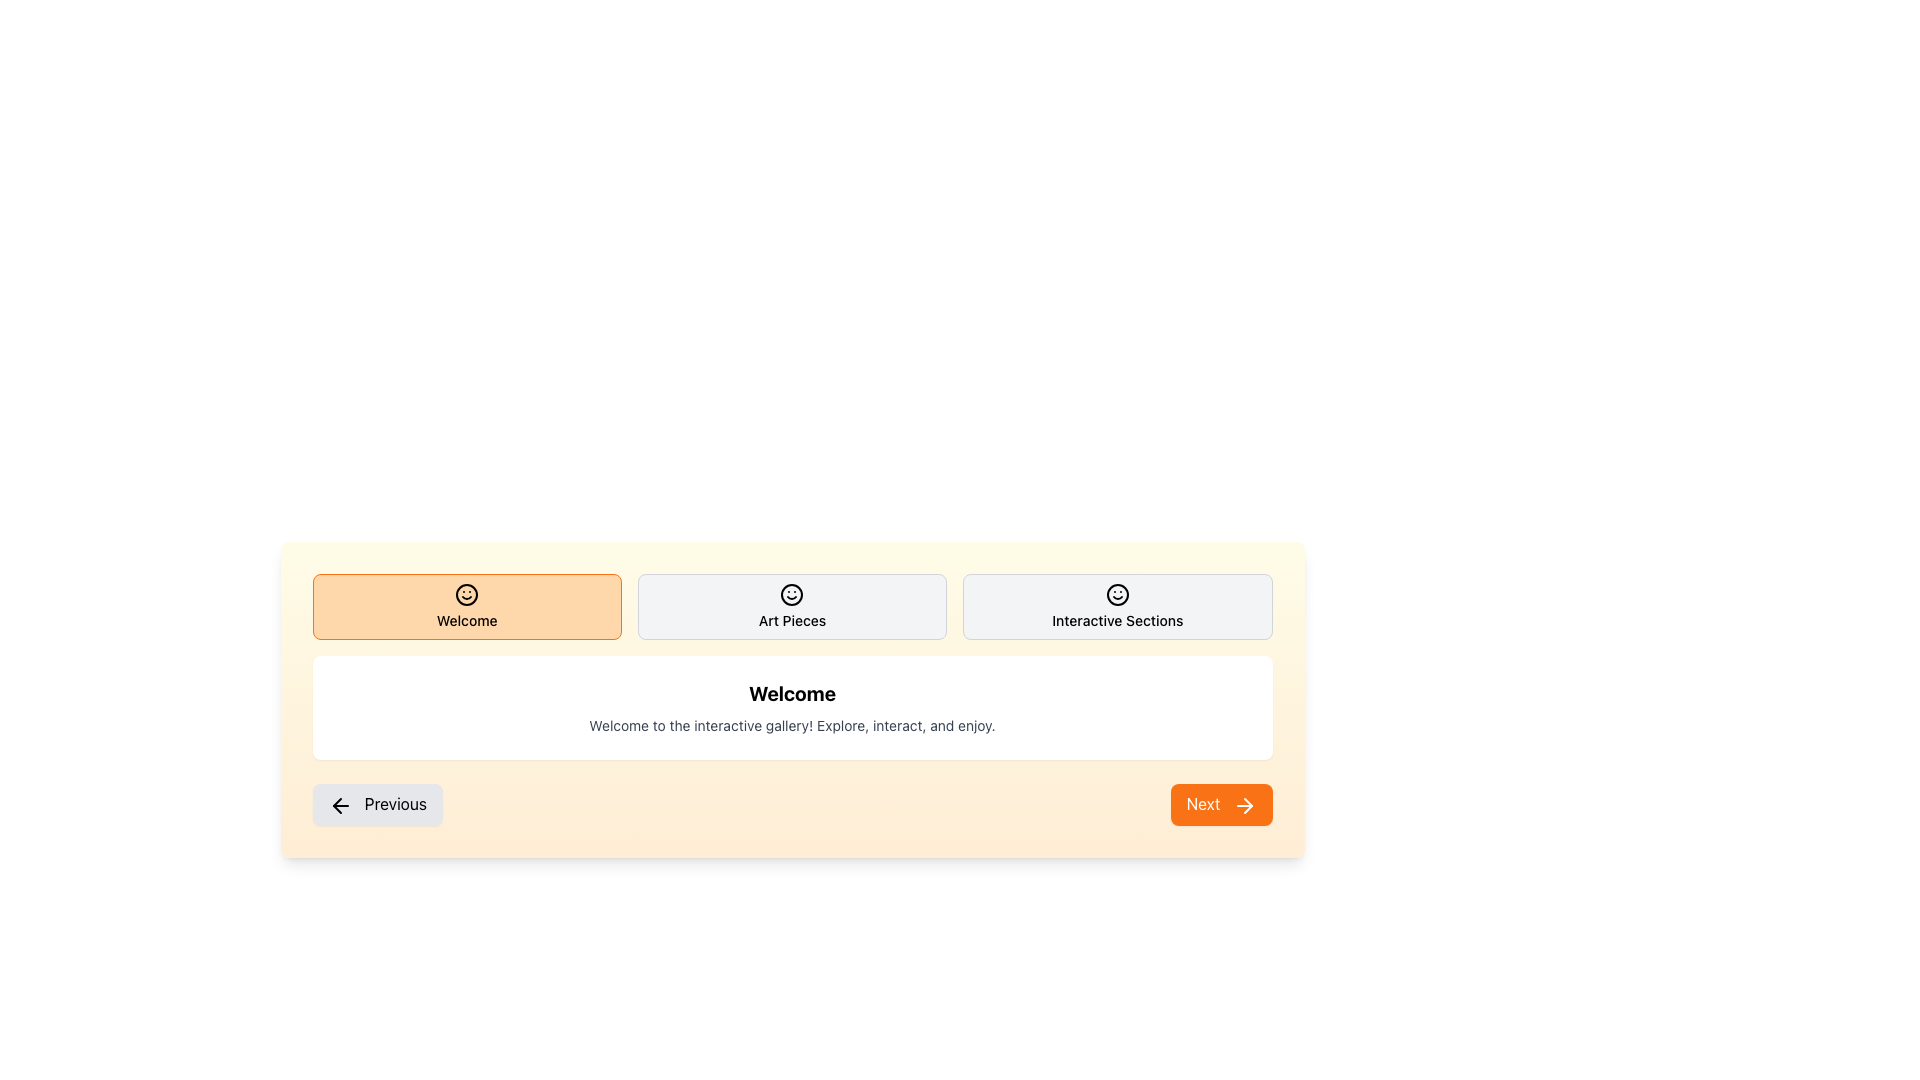 The width and height of the screenshot is (1920, 1080). Describe the element at coordinates (1247, 804) in the screenshot. I see `the rightward-pointing arrow icon within the 'Next' button located at the bottom-right corner of the interface` at that location.